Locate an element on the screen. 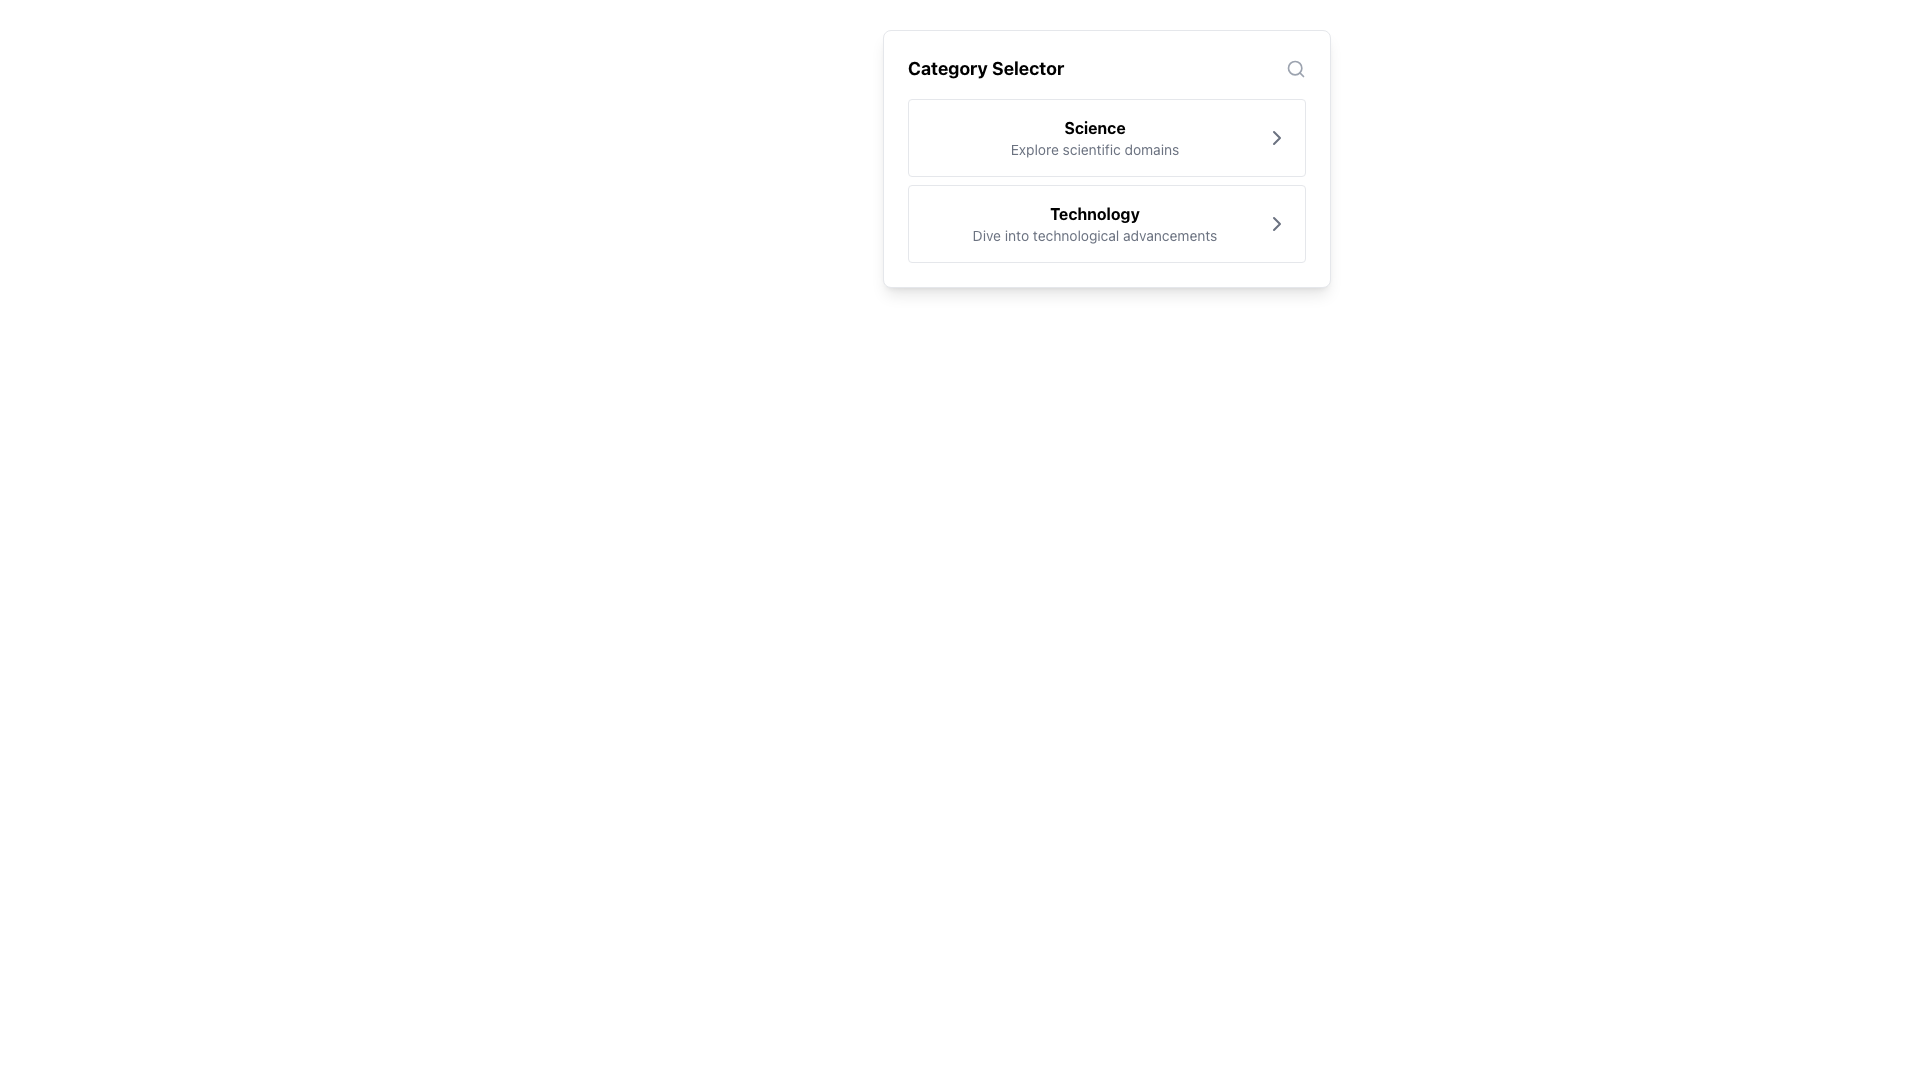  the search initiator icon button located at the top right corner of the category selector box is located at coordinates (1296, 68).